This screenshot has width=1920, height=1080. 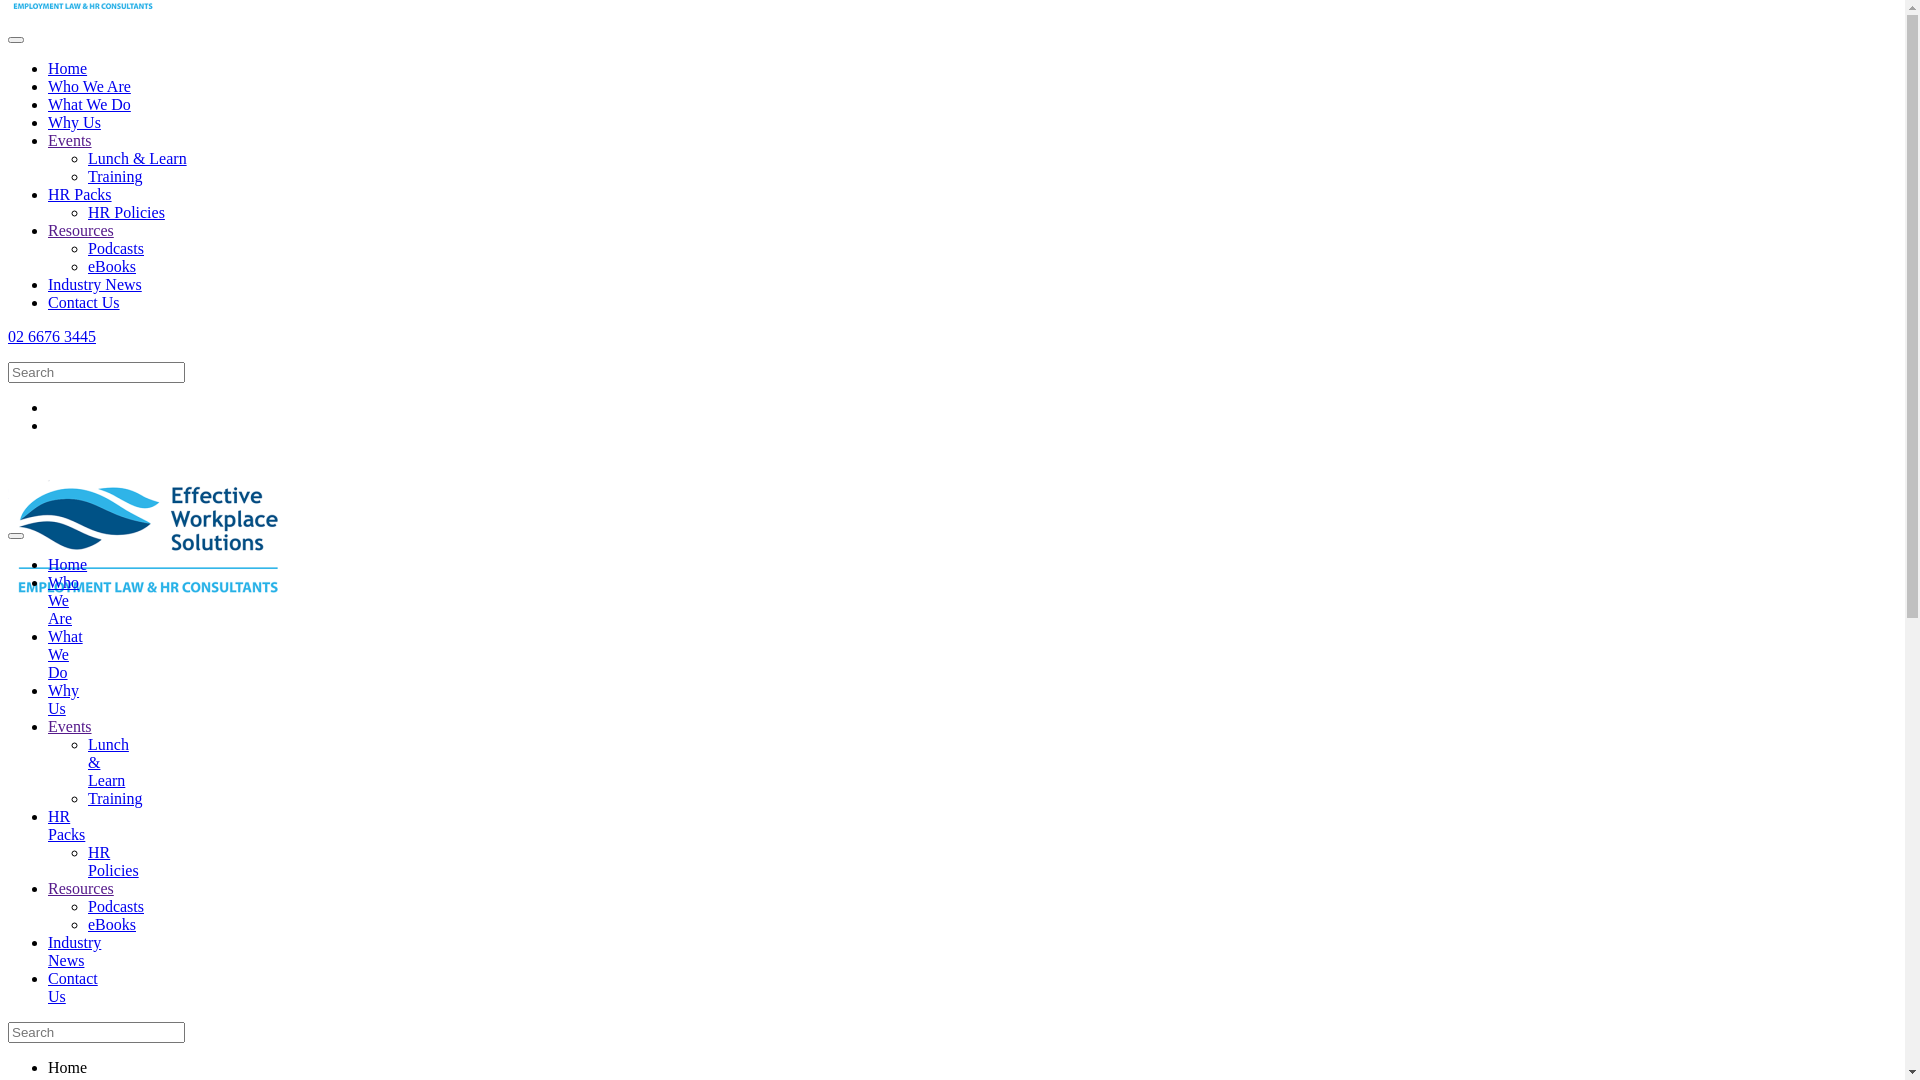 I want to click on 'What We Do', so click(x=65, y=654).